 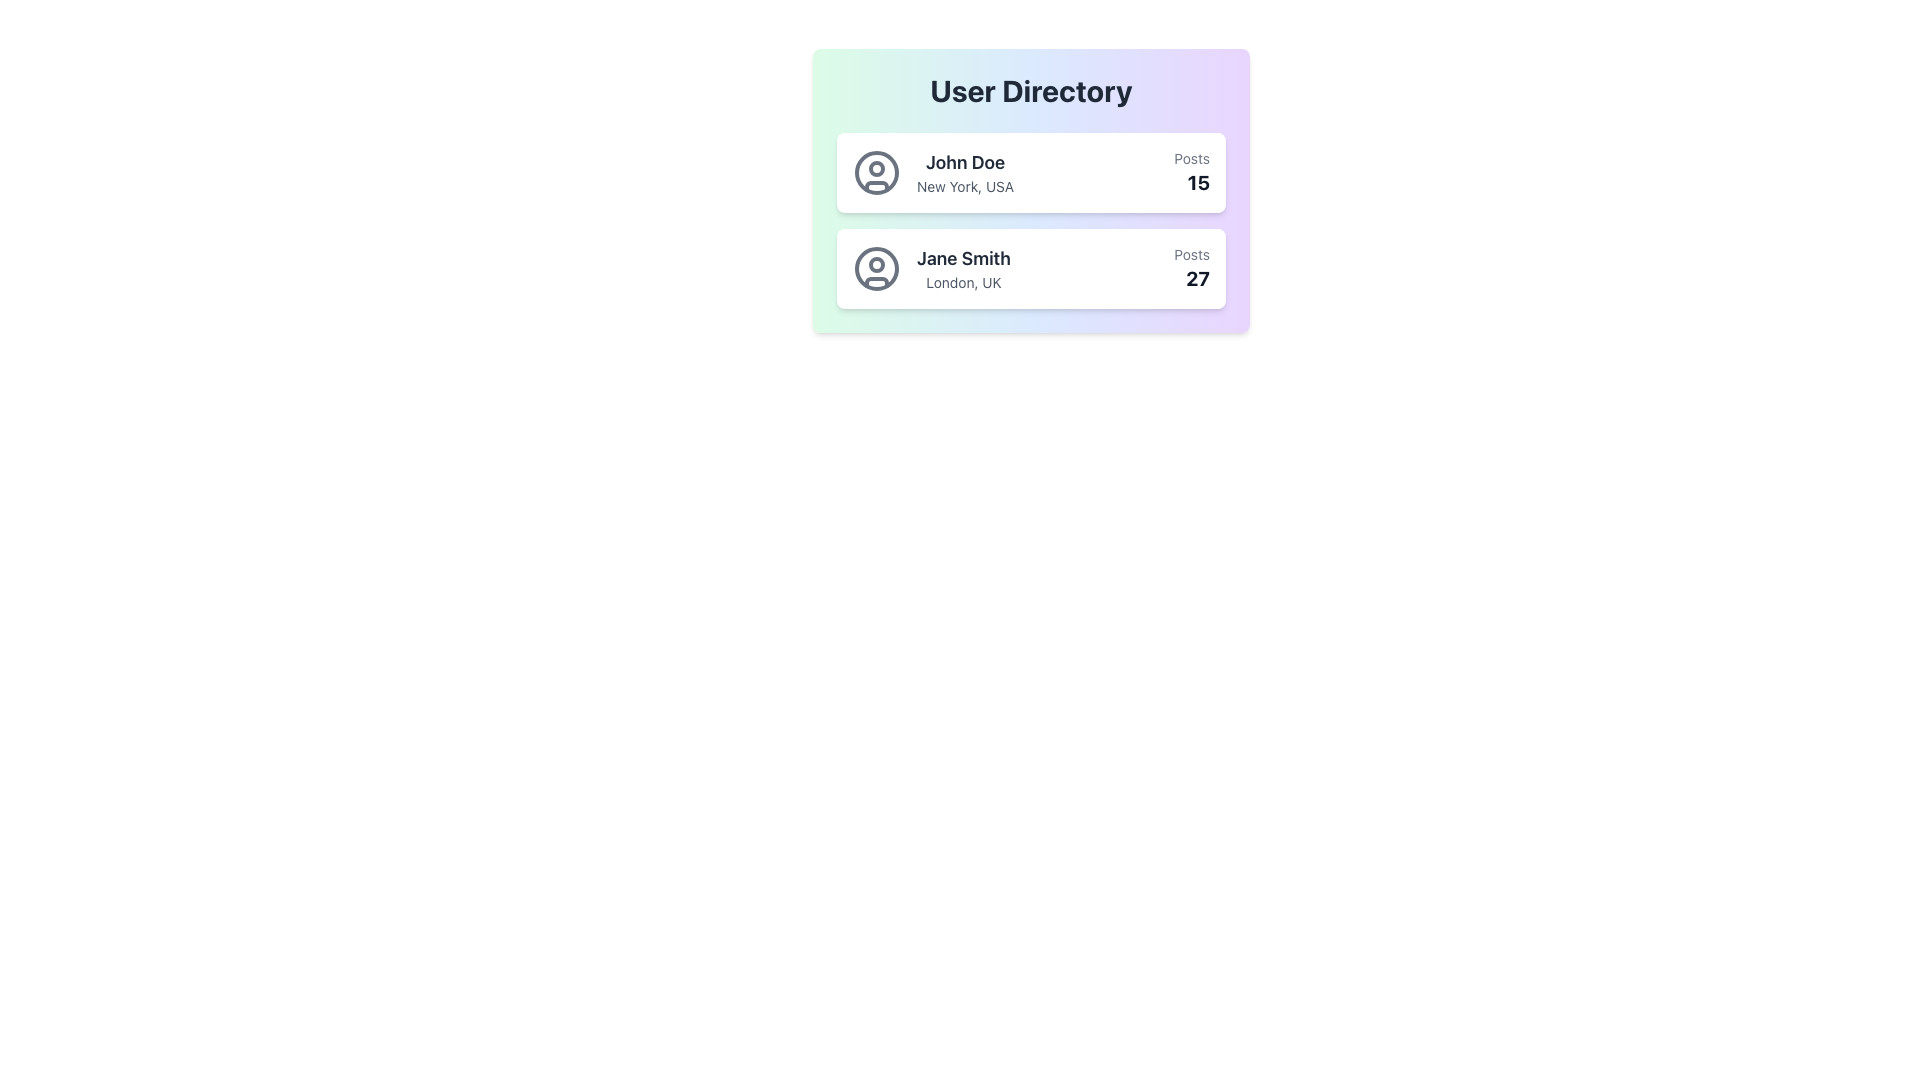 I want to click on displayed information from the text block containing 'John Doe' and 'New York, USA', located in the upper section of the user directory card, so click(x=965, y=172).